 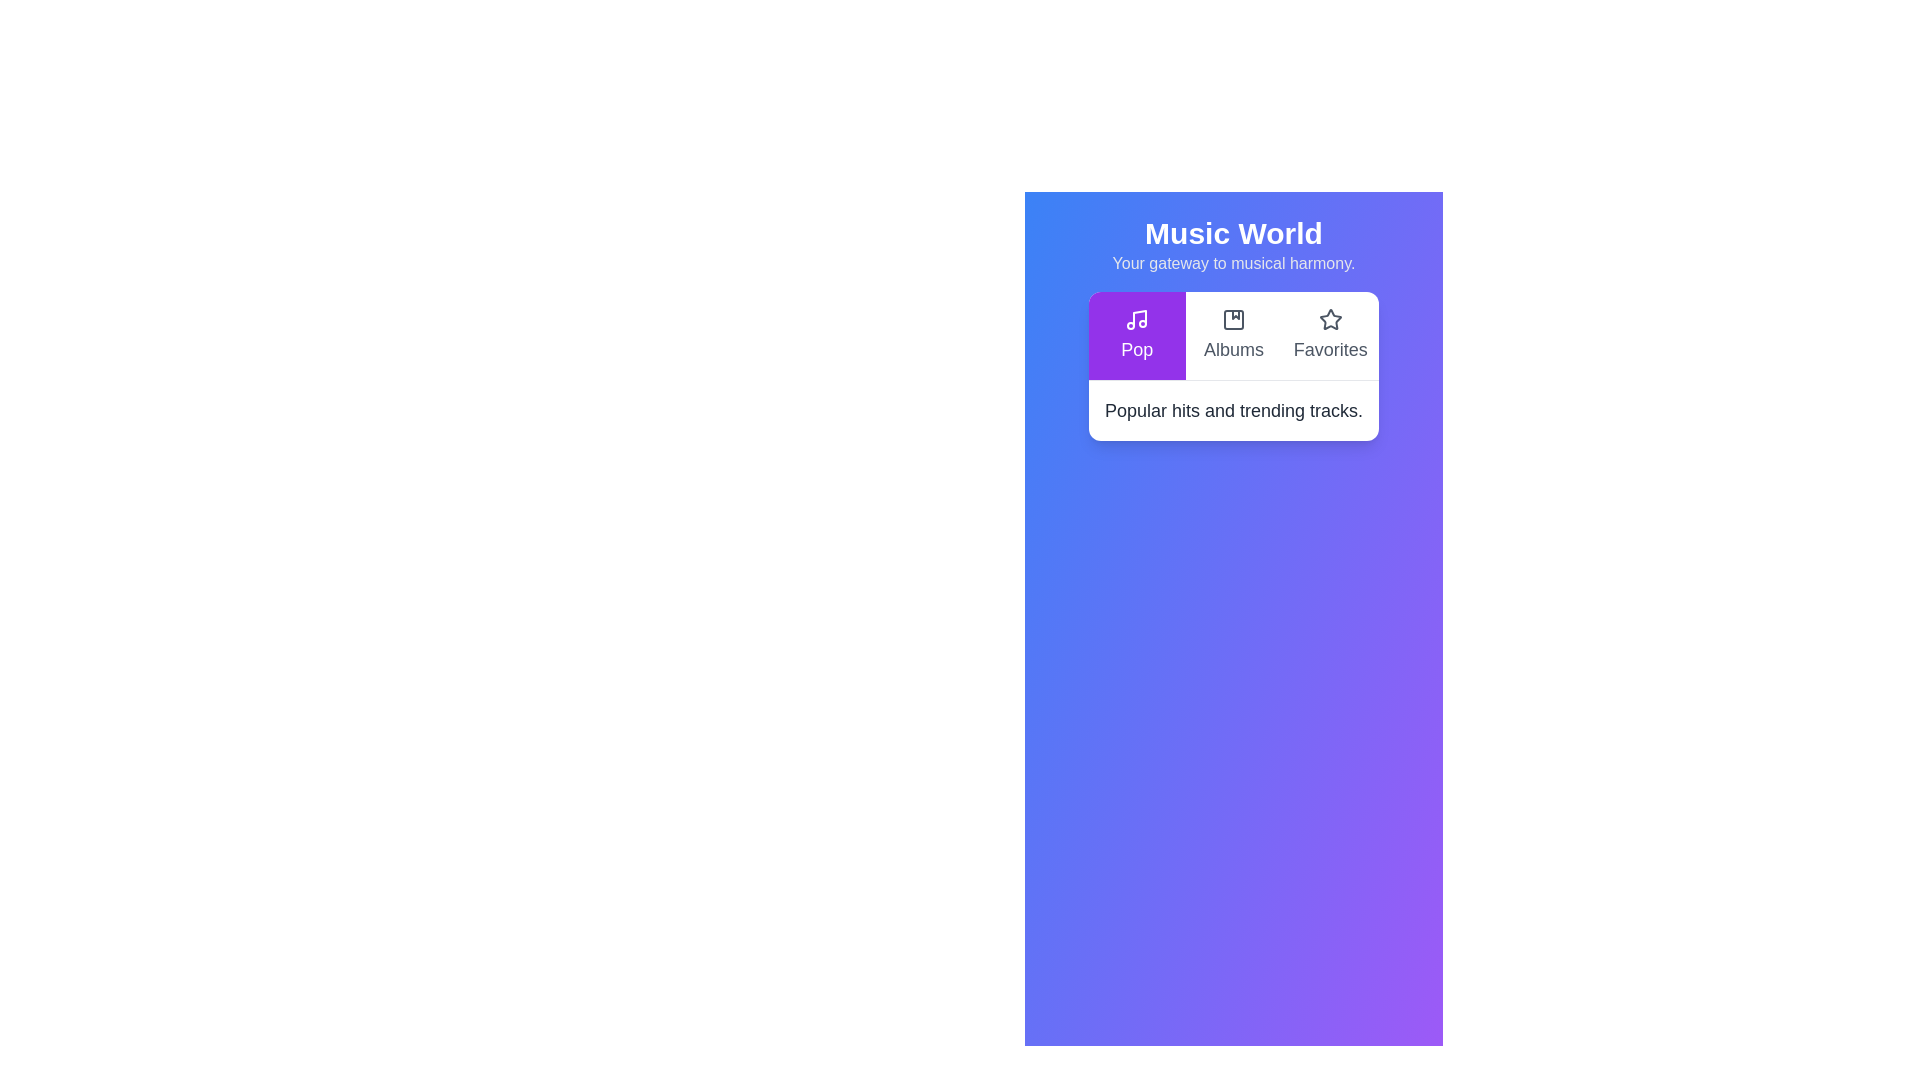 I want to click on the genre Pop by clicking on its button, so click(x=1137, y=334).